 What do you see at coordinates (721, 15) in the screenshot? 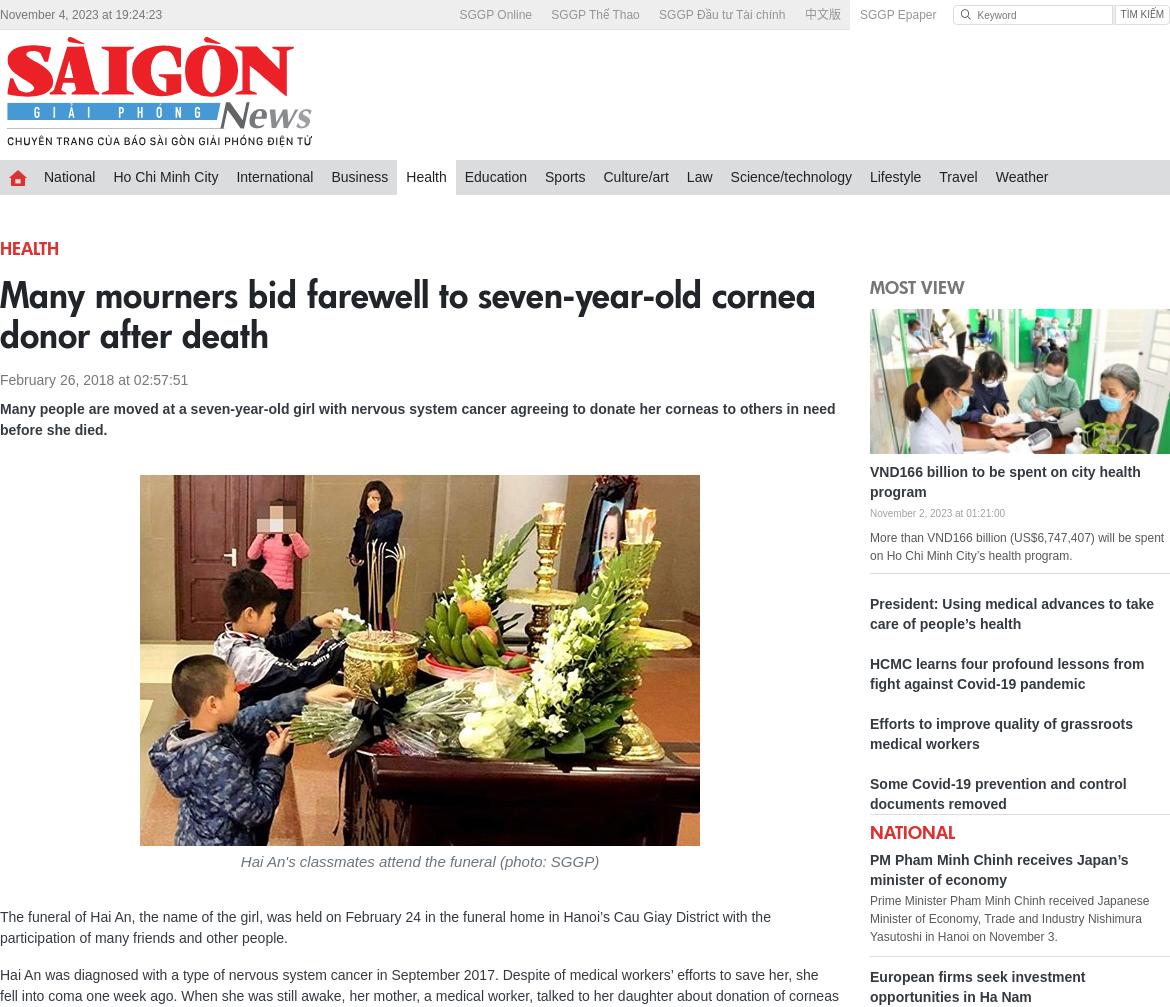
I see `'SGGP Đầu tư Tài chính'` at bounding box center [721, 15].